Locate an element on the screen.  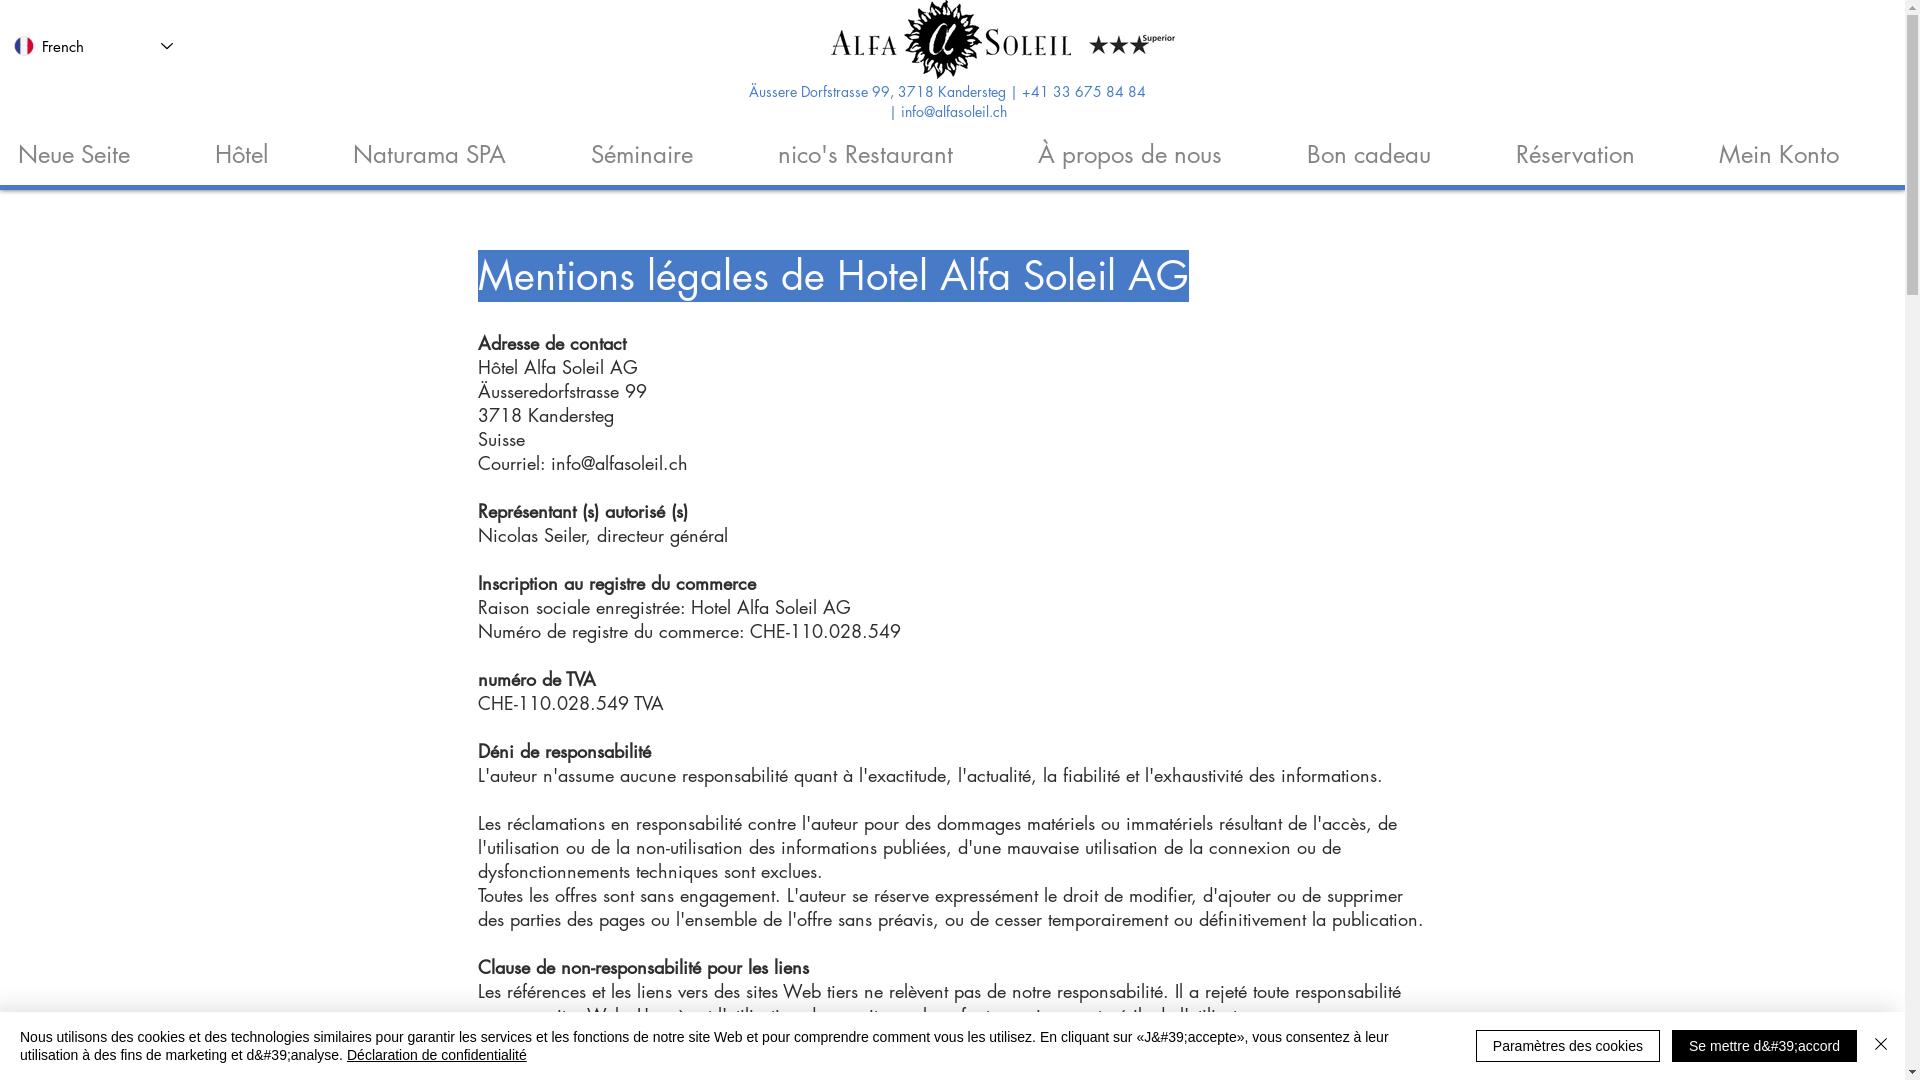
'Neue Seite' is located at coordinates (97, 144).